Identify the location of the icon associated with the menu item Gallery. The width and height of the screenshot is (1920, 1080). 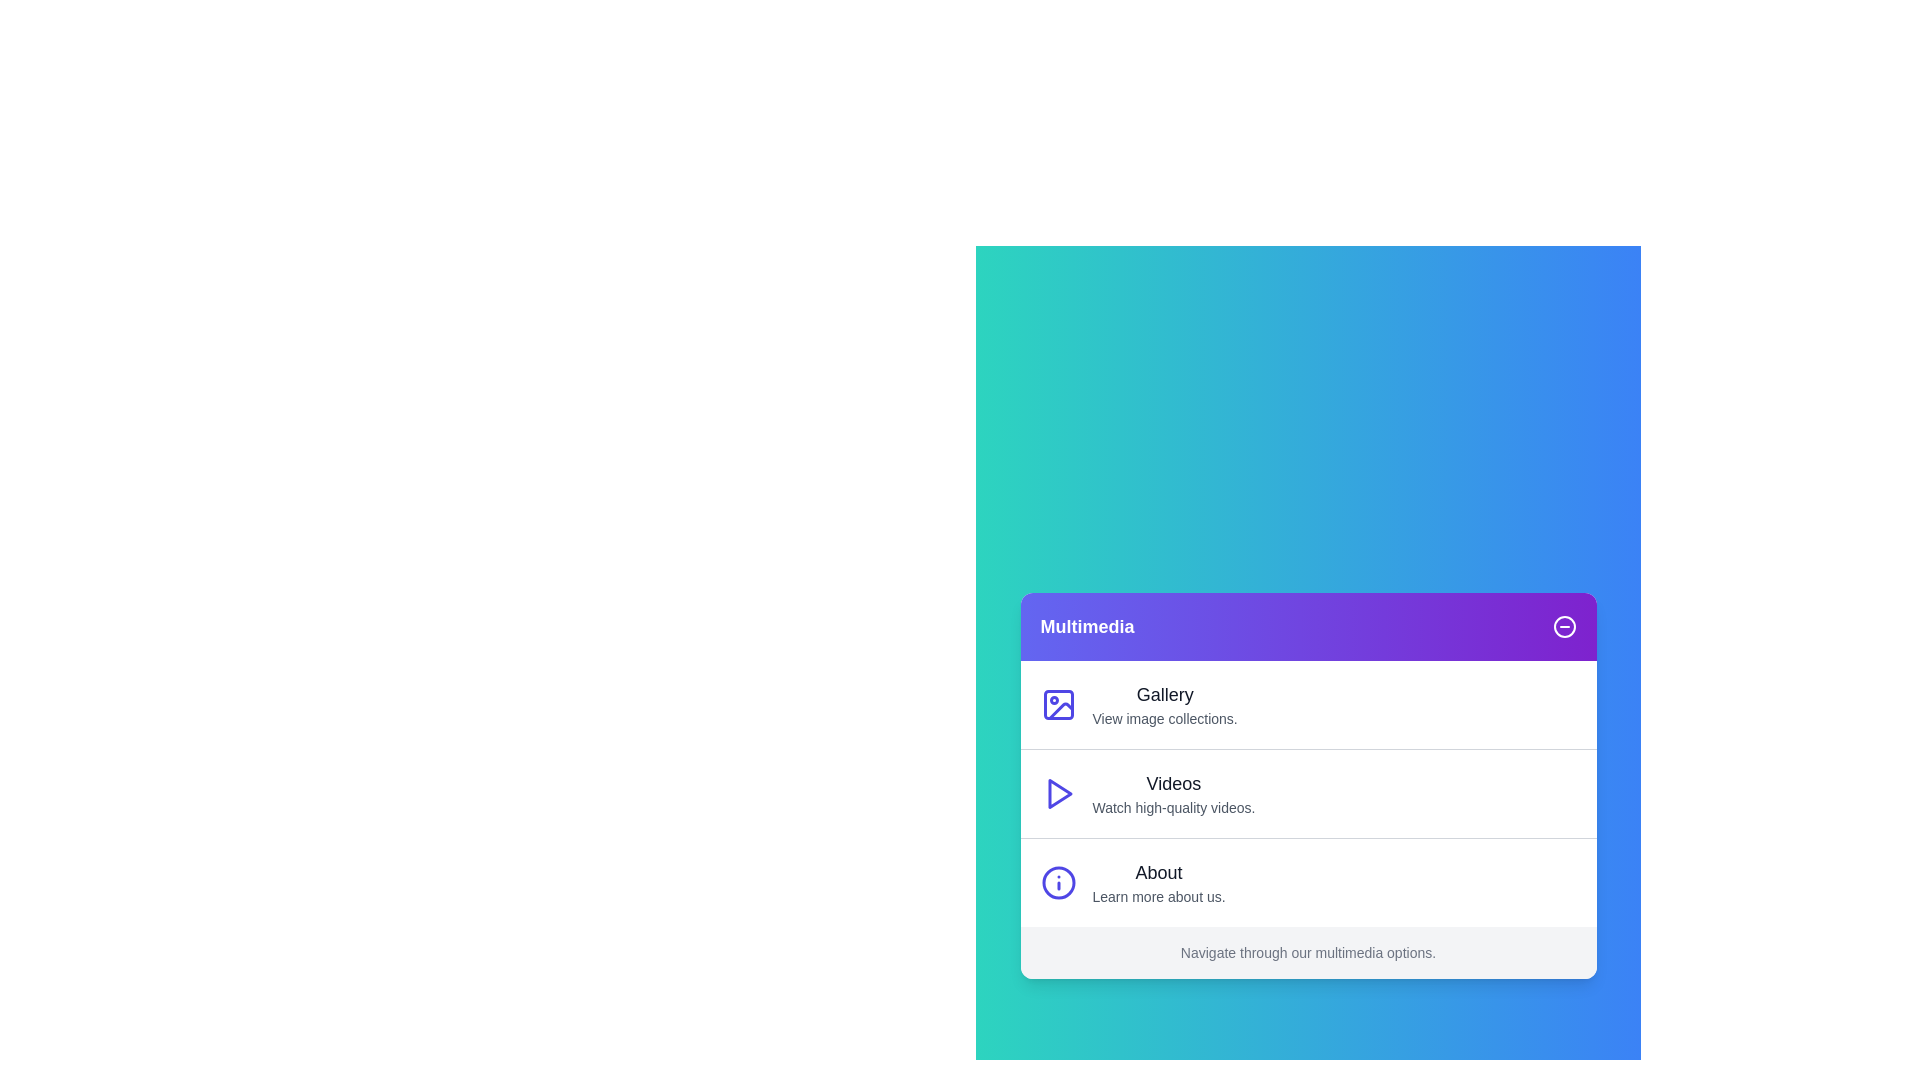
(1057, 704).